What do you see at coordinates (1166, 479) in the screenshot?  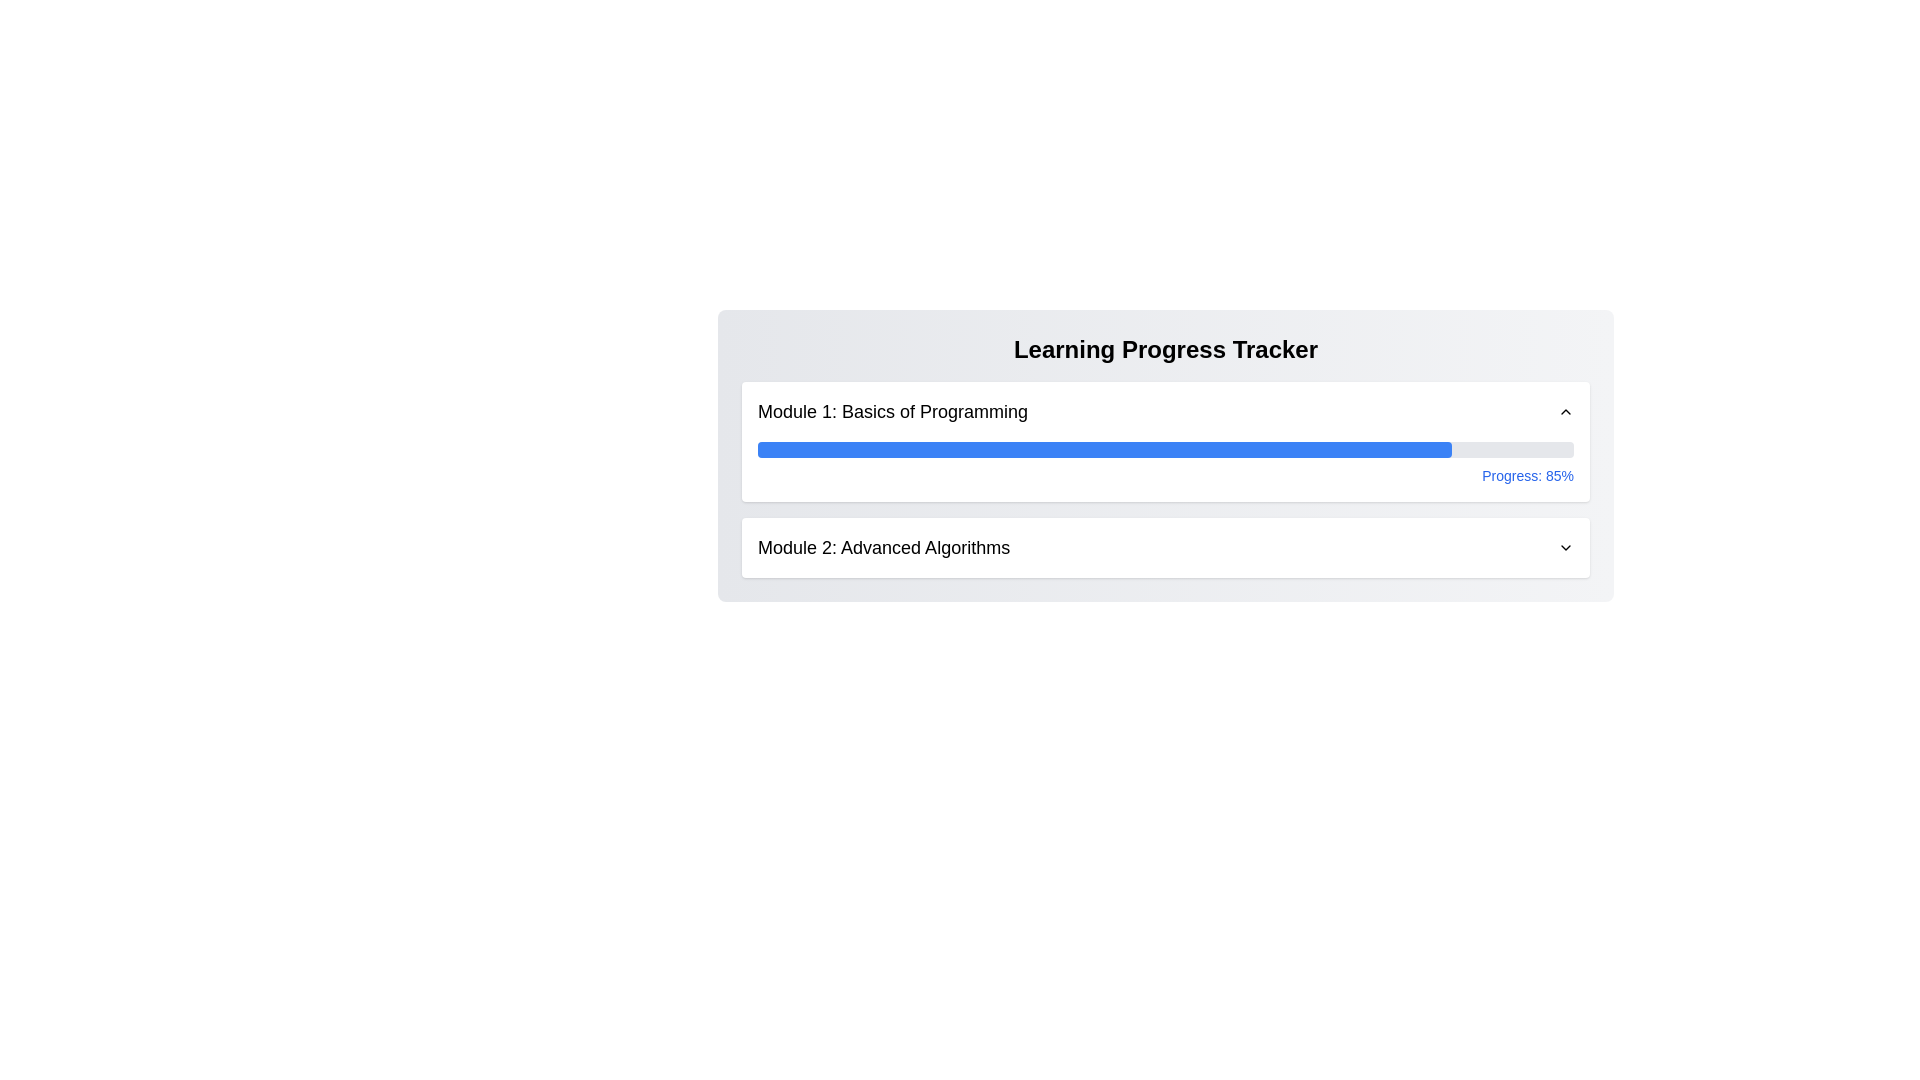 I see `the Progress indicator located in the 'Learning Progress Tracker' section, which visually represents the completion progress of 'Module 1: Basics of Programming'` at bounding box center [1166, 479].